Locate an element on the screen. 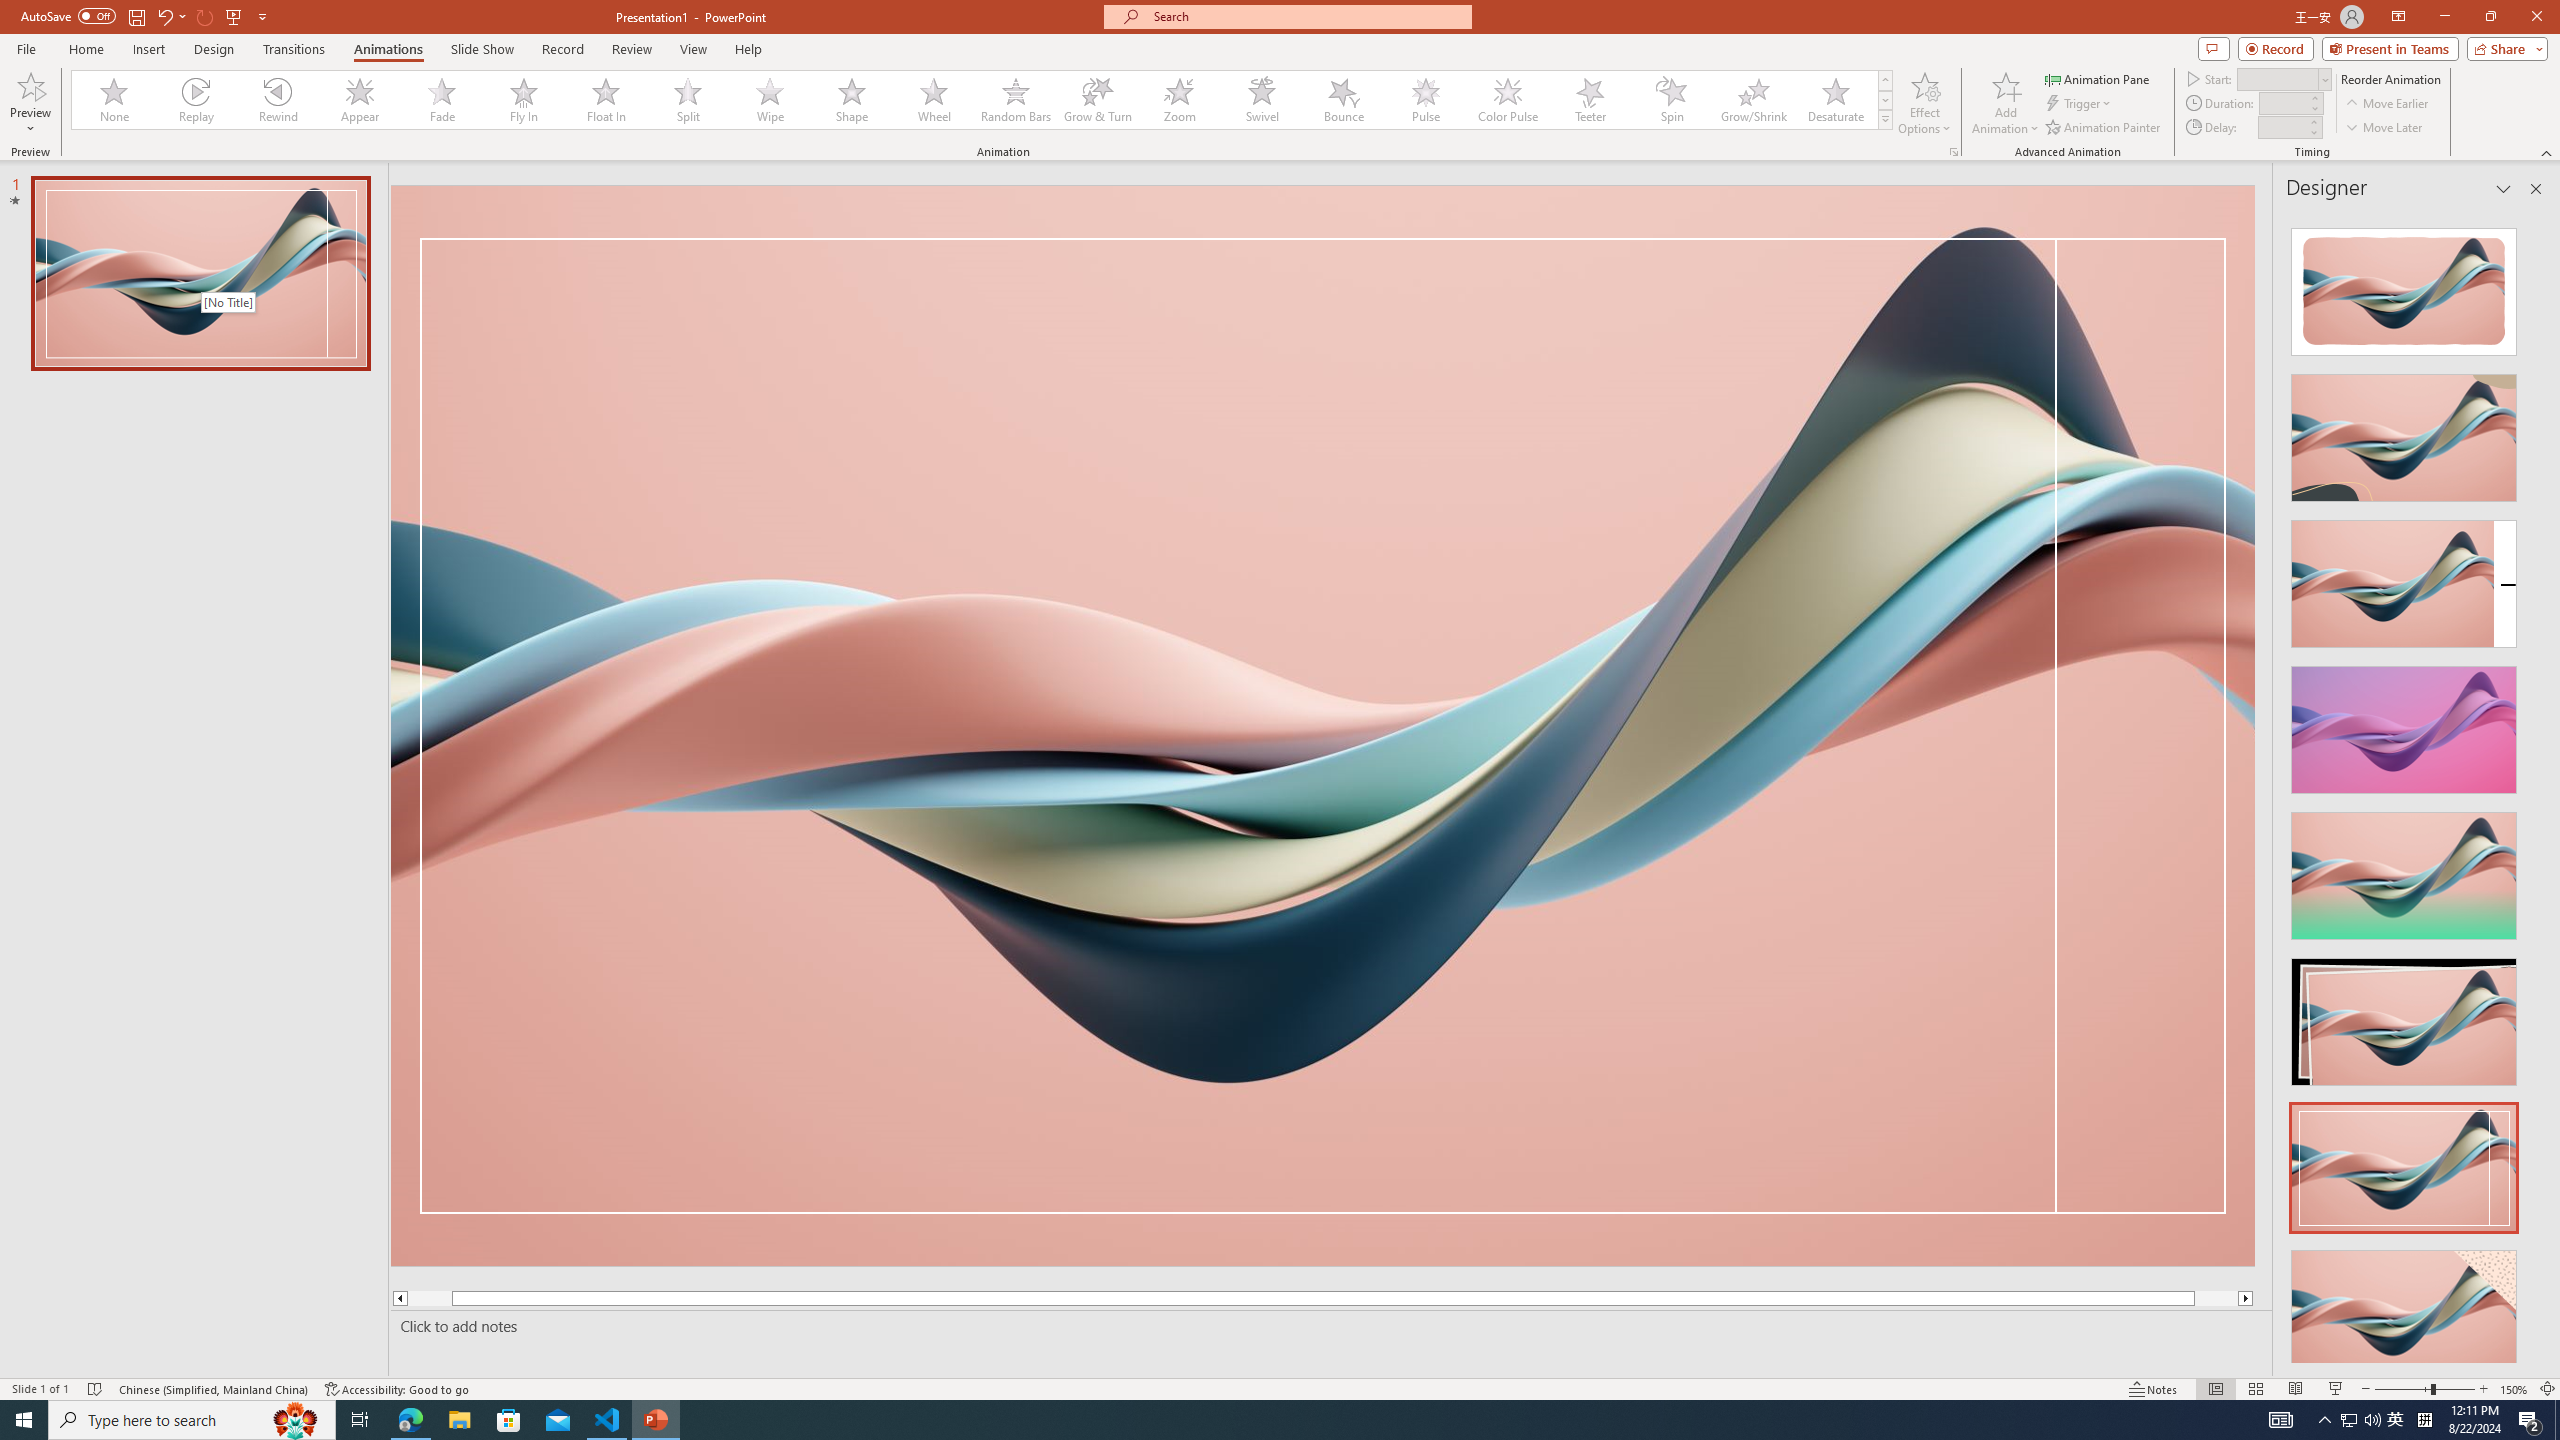  'Appear' is located at coordinates (359, 99).